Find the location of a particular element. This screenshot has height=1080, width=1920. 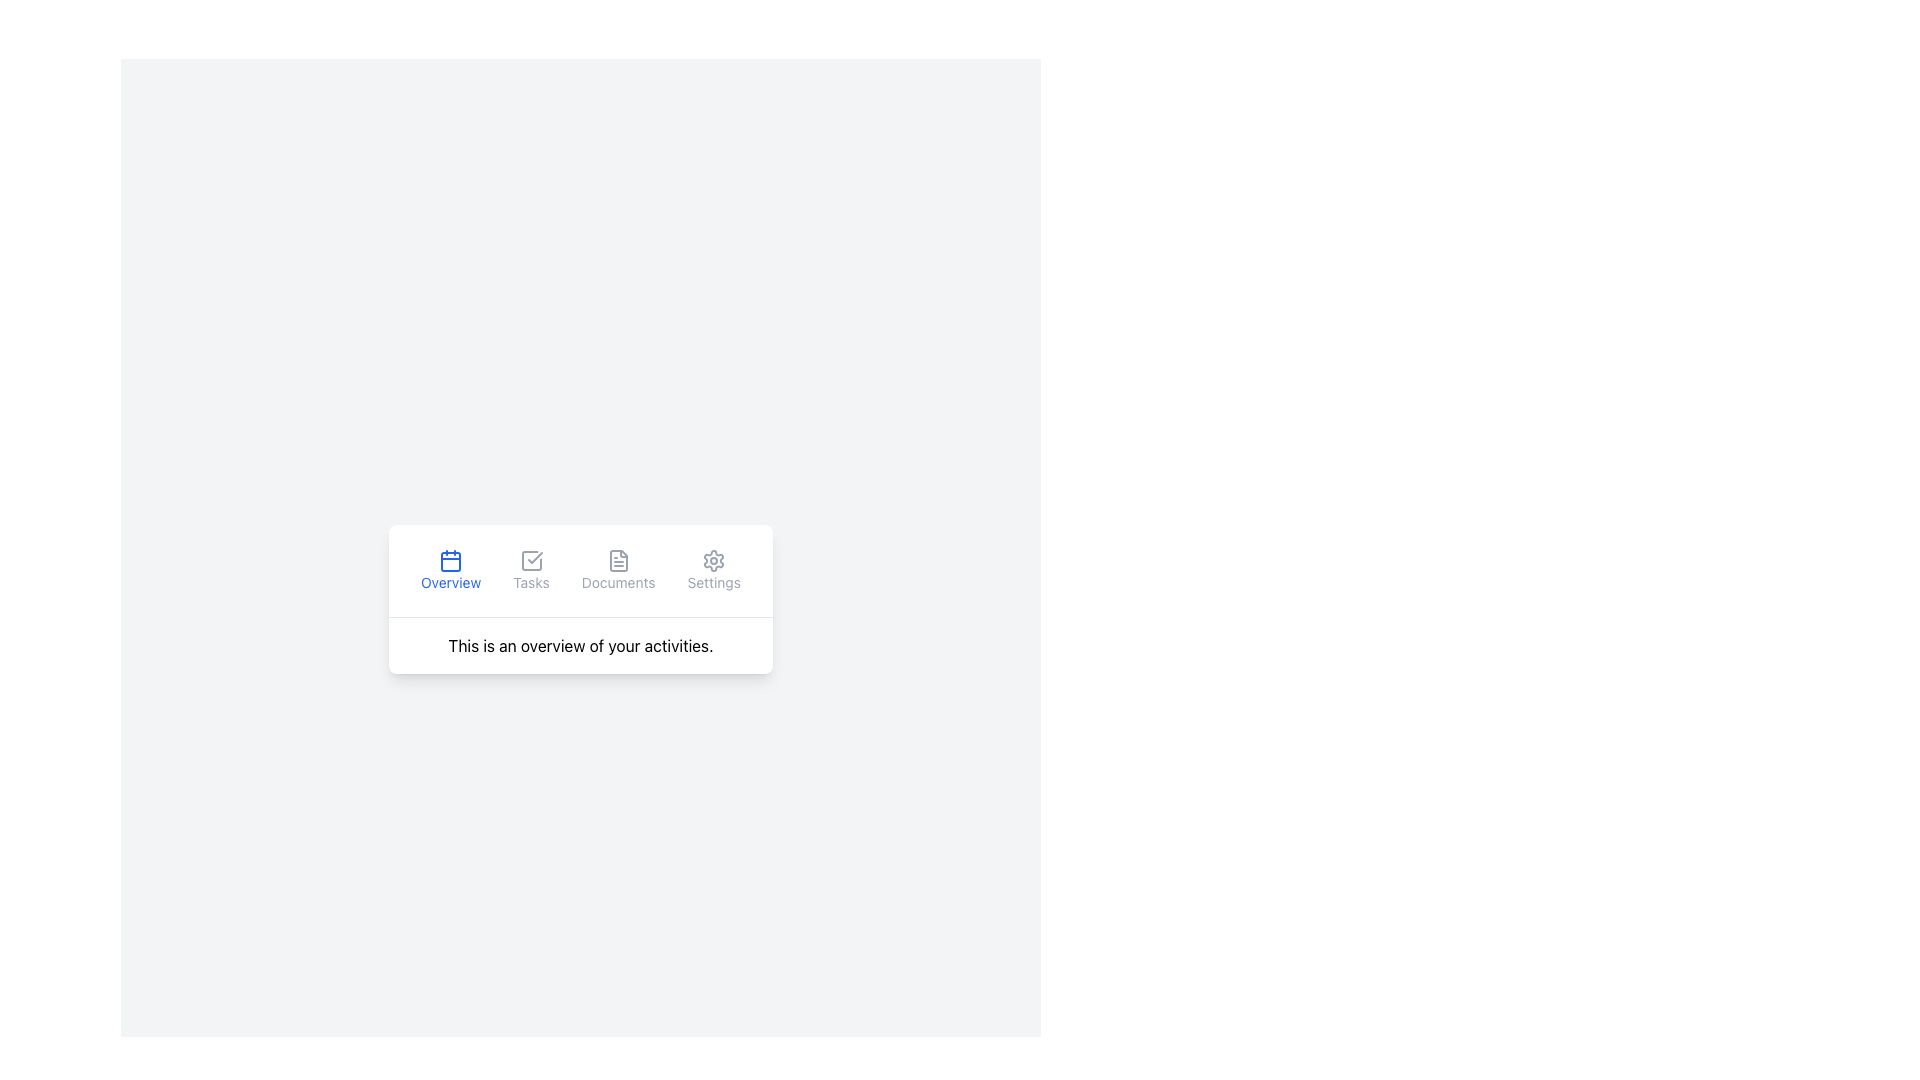

the settings button located in the bottom-right corner of the set of four option icons, which includes an icon and a label is located at coordinates (714, 570).